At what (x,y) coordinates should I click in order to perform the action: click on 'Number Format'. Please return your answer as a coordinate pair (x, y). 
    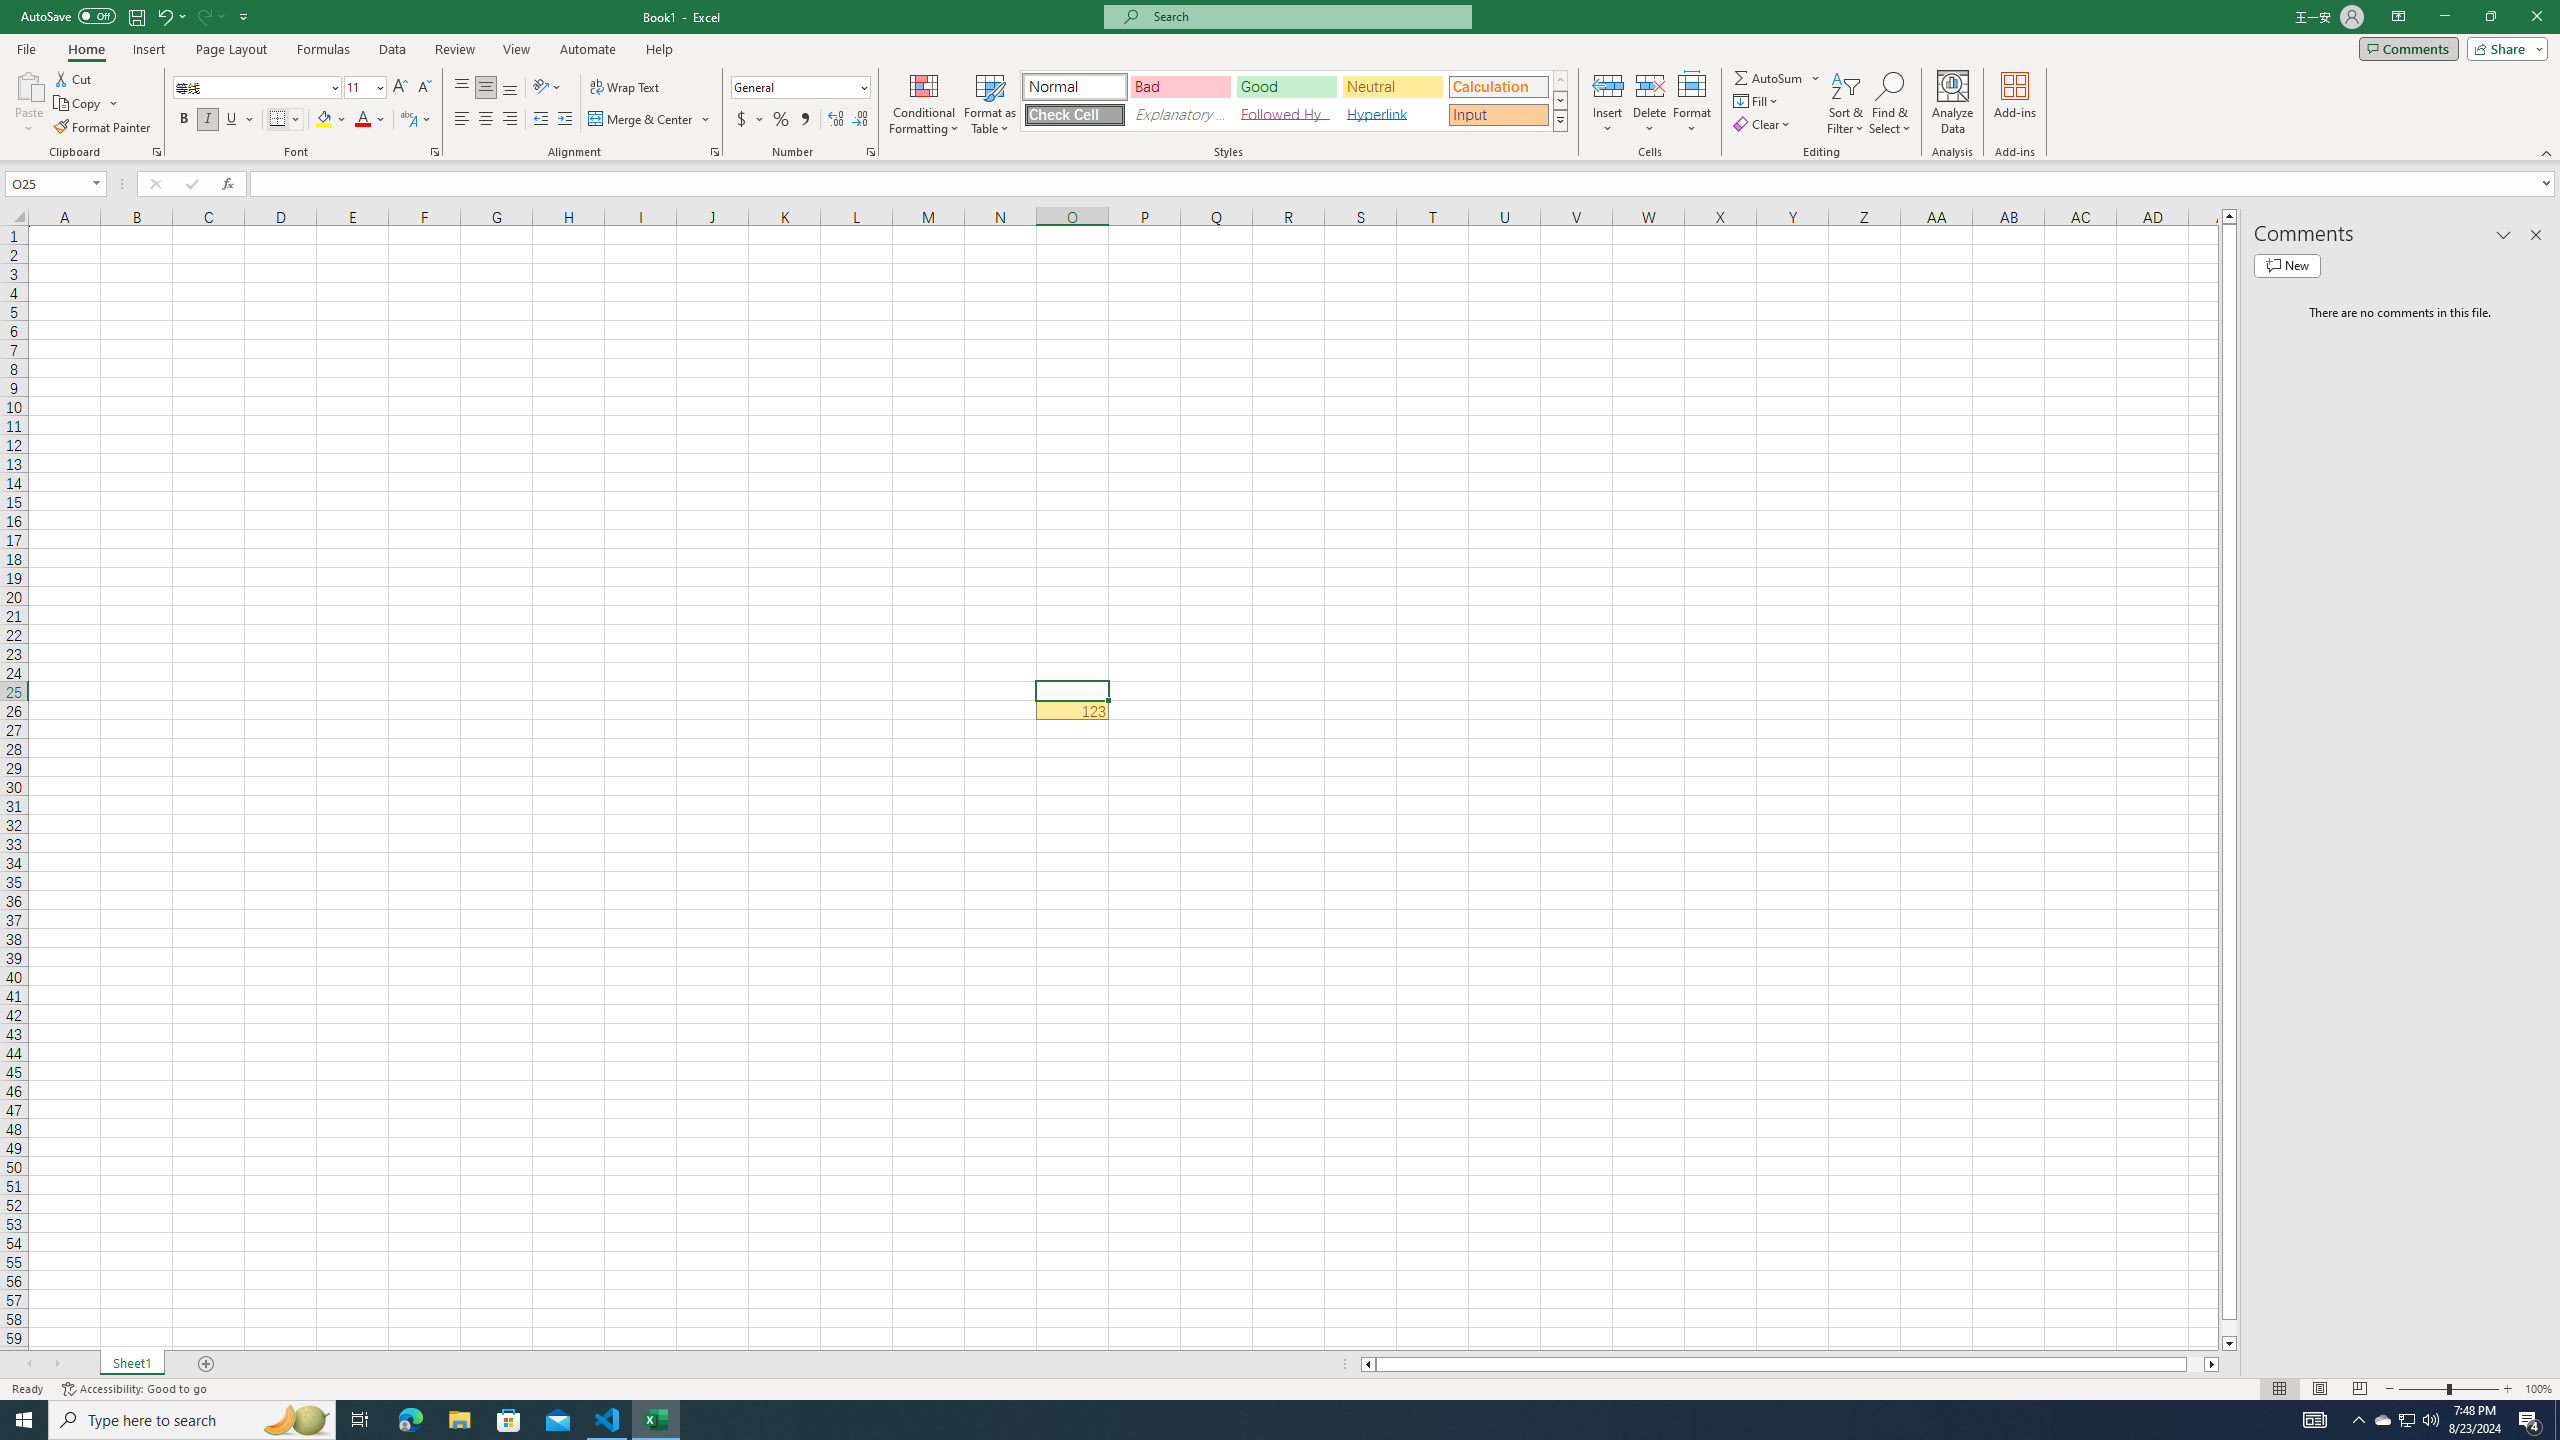
    Looking at the image, I should click on (800, 87).